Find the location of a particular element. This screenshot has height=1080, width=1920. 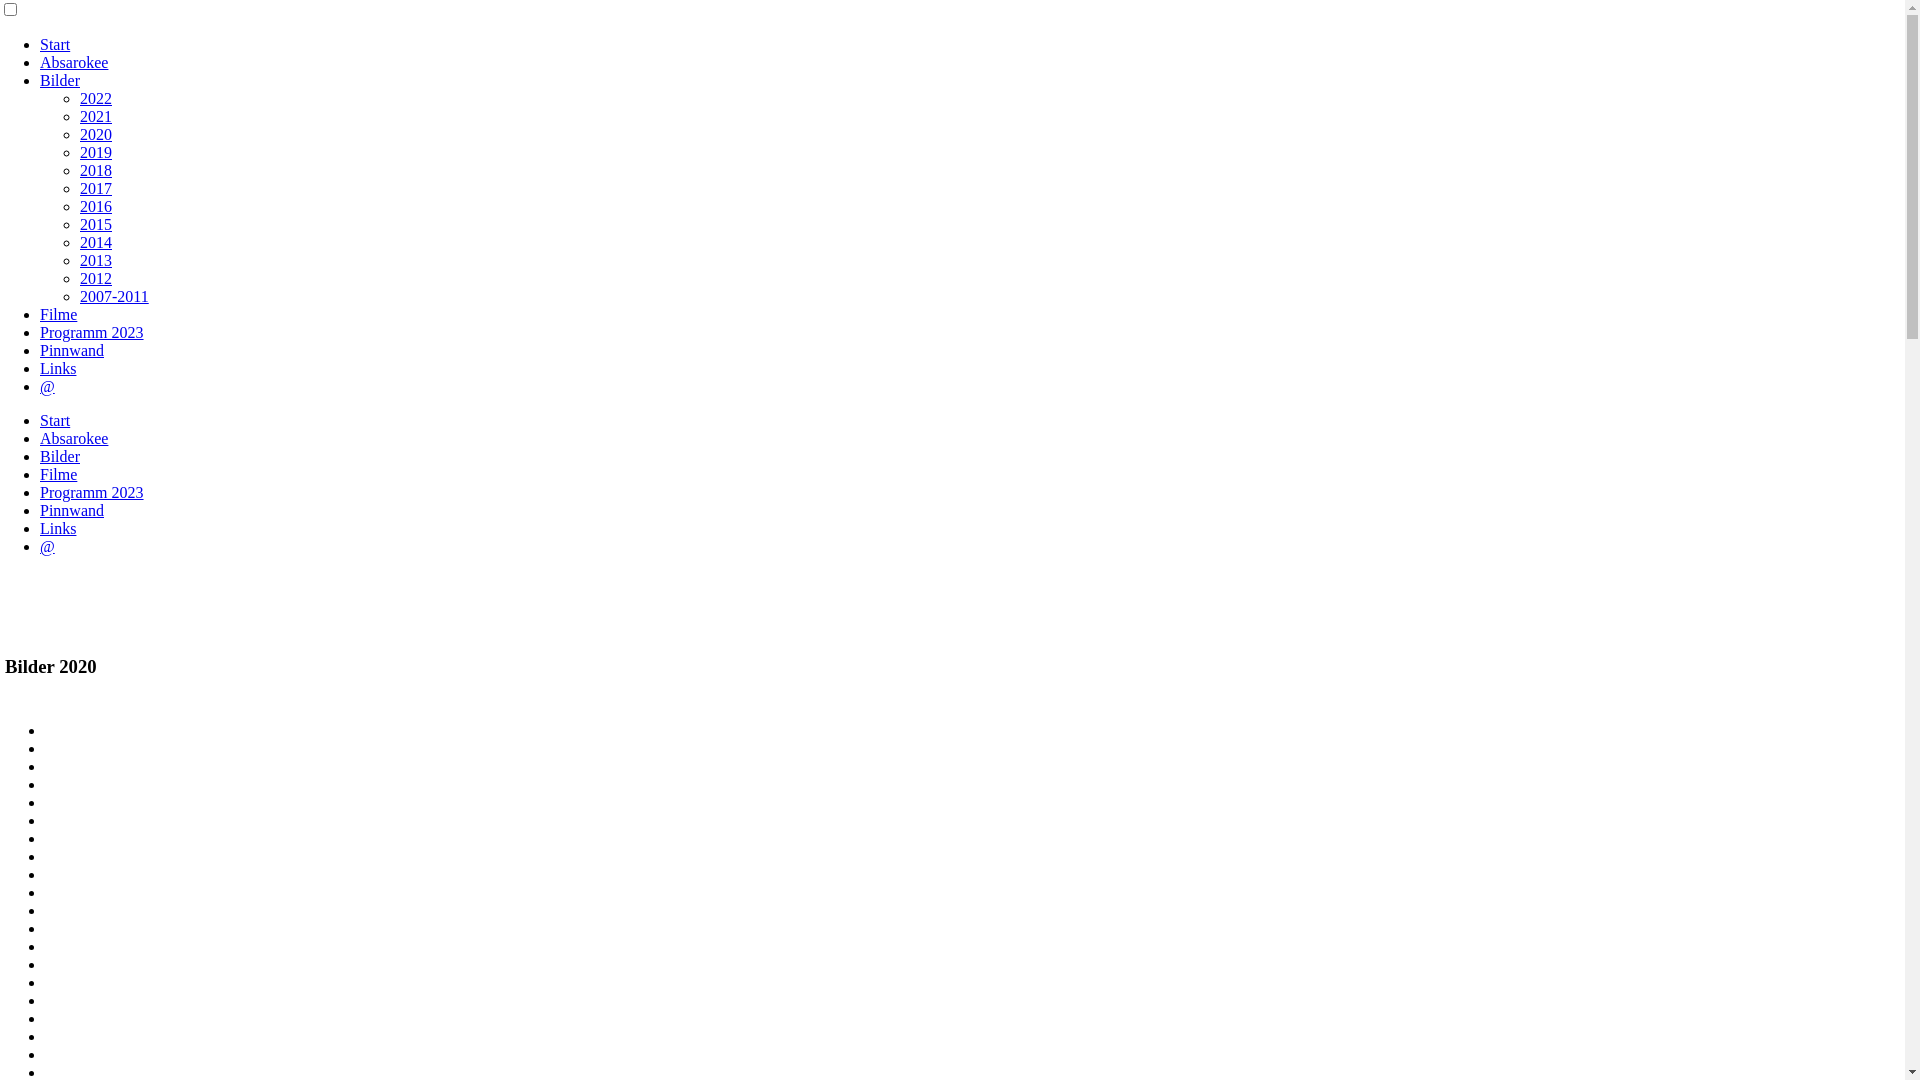

'2012' is located at coordinates (95, 278).